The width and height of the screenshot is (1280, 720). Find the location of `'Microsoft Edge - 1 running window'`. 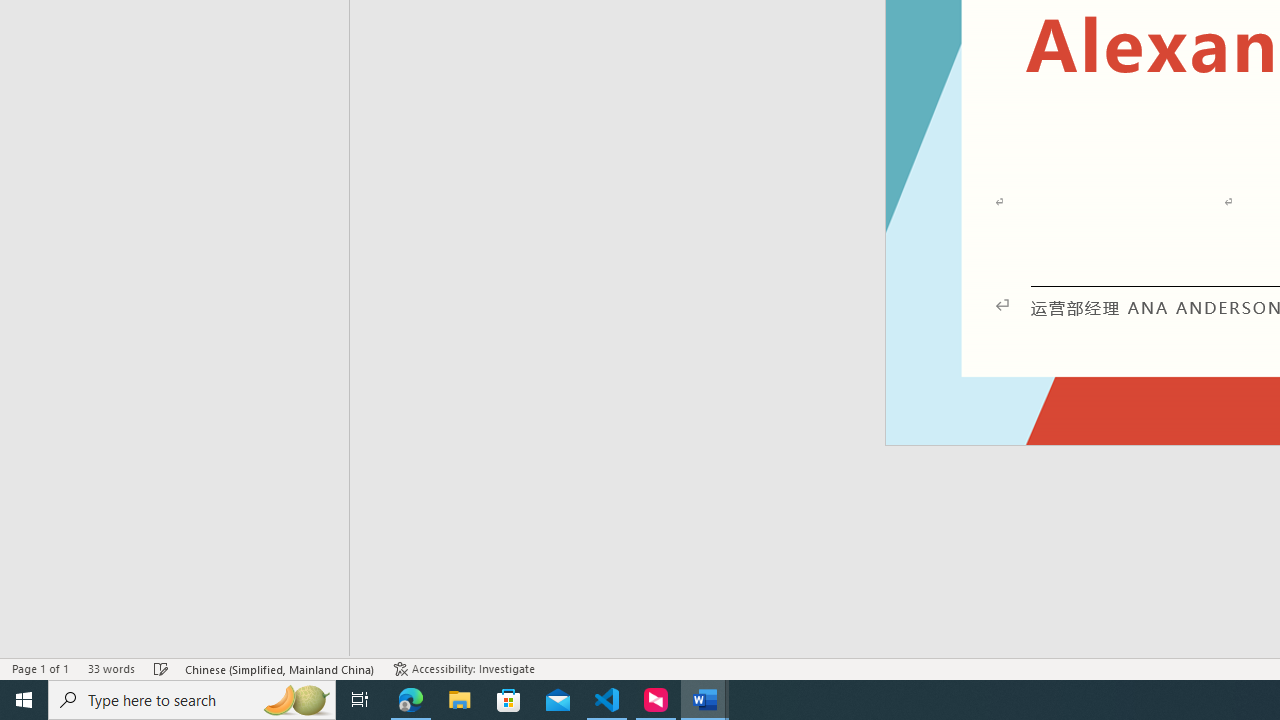

'Microsoft Edge - 1 running window' is located at coordinates (410, 698).